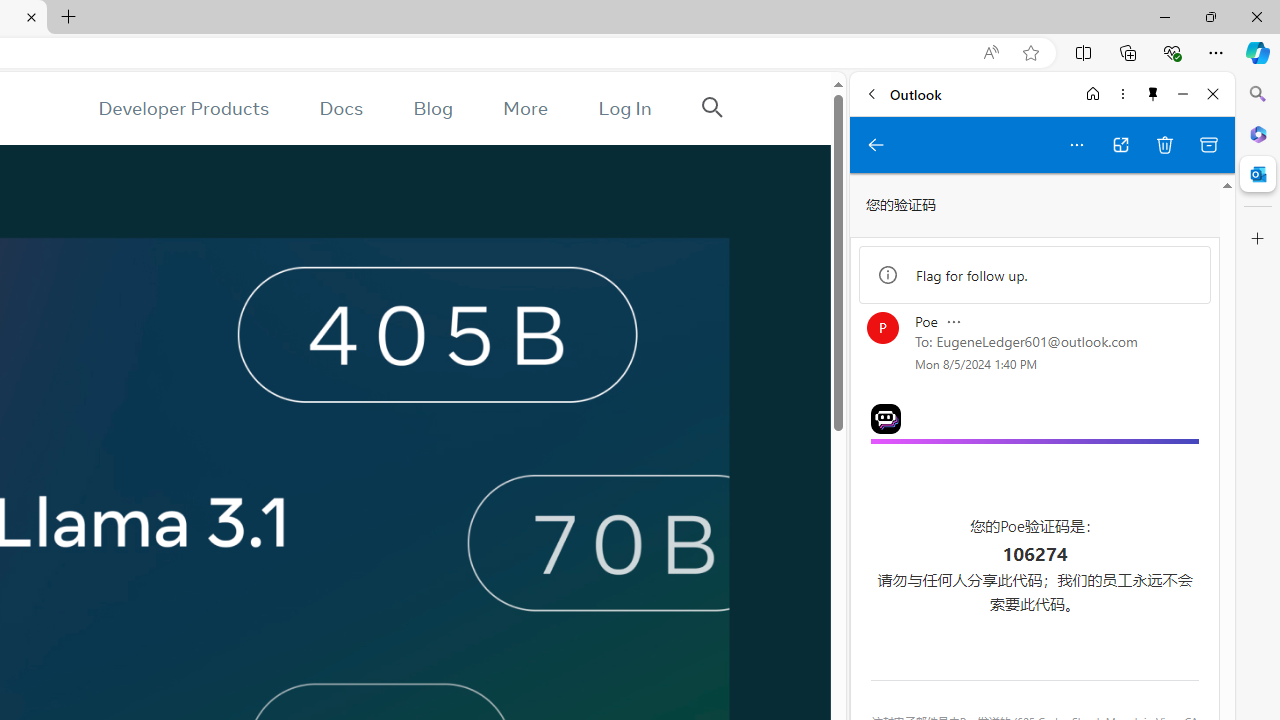 The image size is (1280, 720). Describe the element at coordinates (432, 108) in the screenshot. I see `'Blog'` at that location.